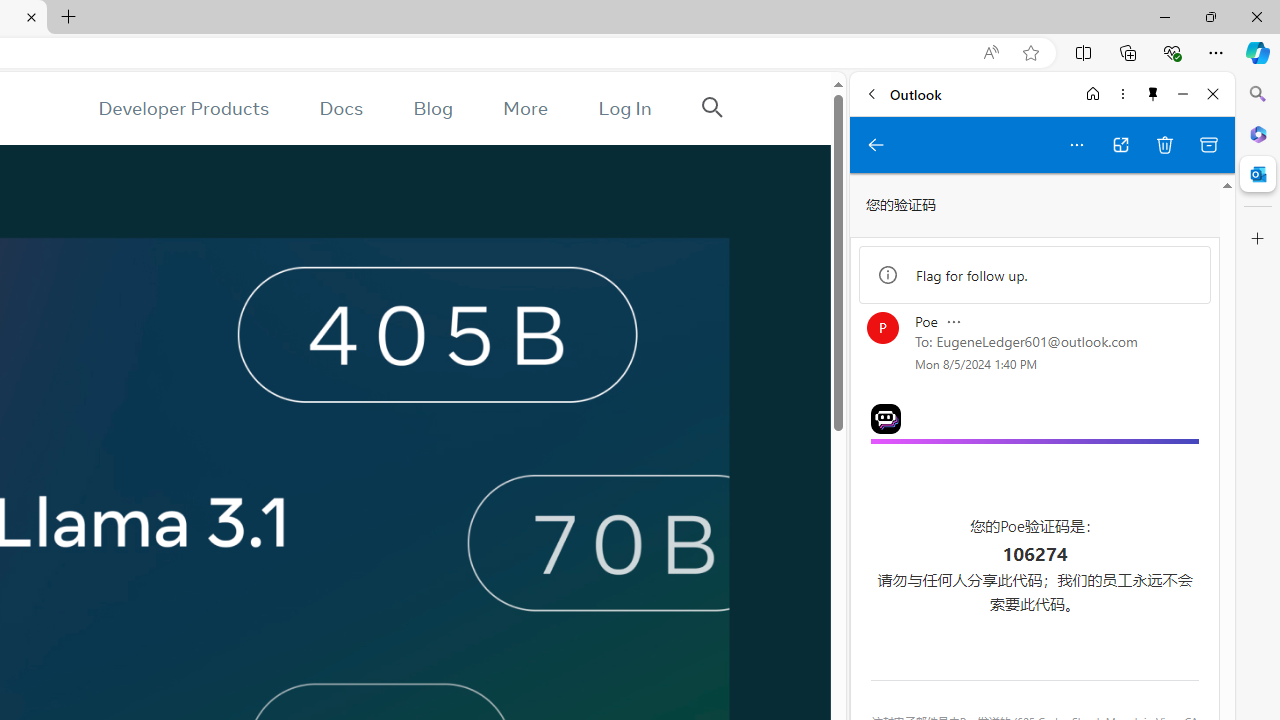 The image size is (1280, 720). Describe the element at coordinates (432, 108) in the screenshot. I see `'Blog'` at that location.